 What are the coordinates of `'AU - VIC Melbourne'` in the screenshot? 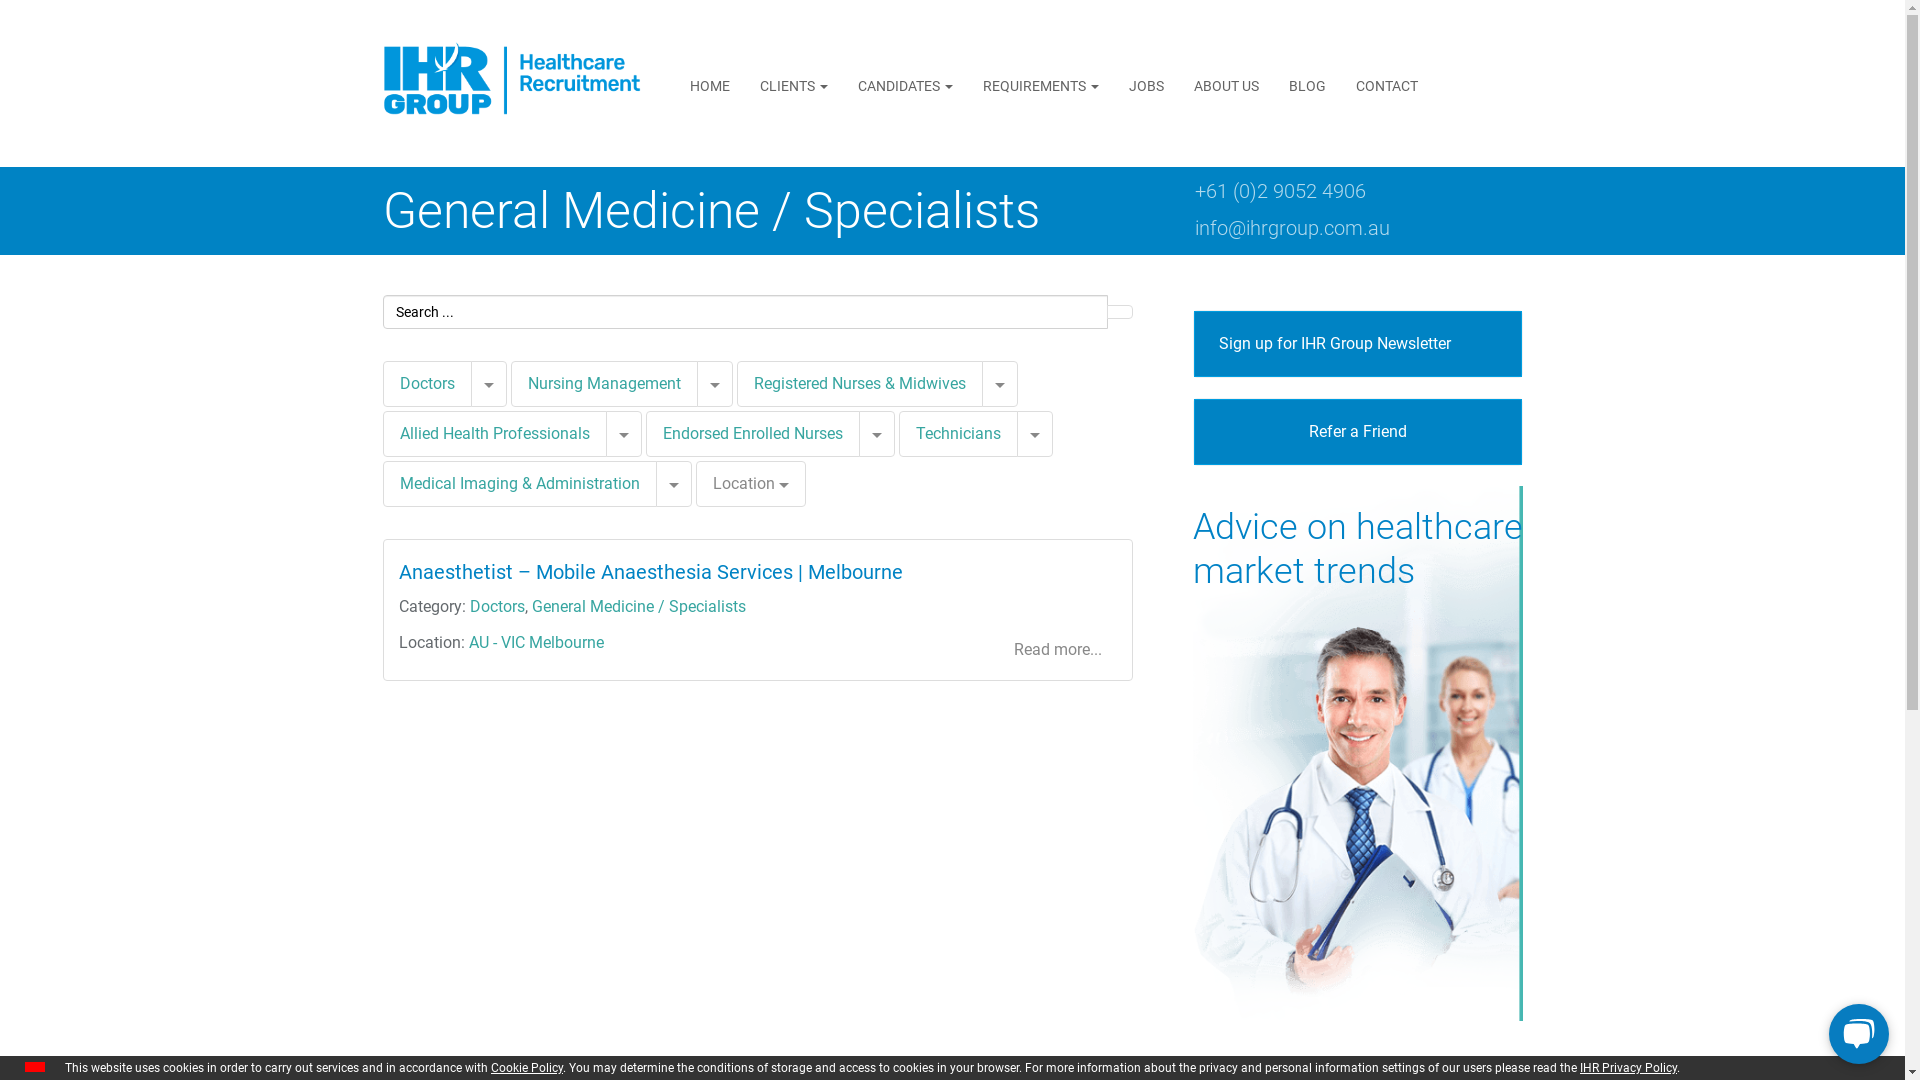 It's located at (535, 642).